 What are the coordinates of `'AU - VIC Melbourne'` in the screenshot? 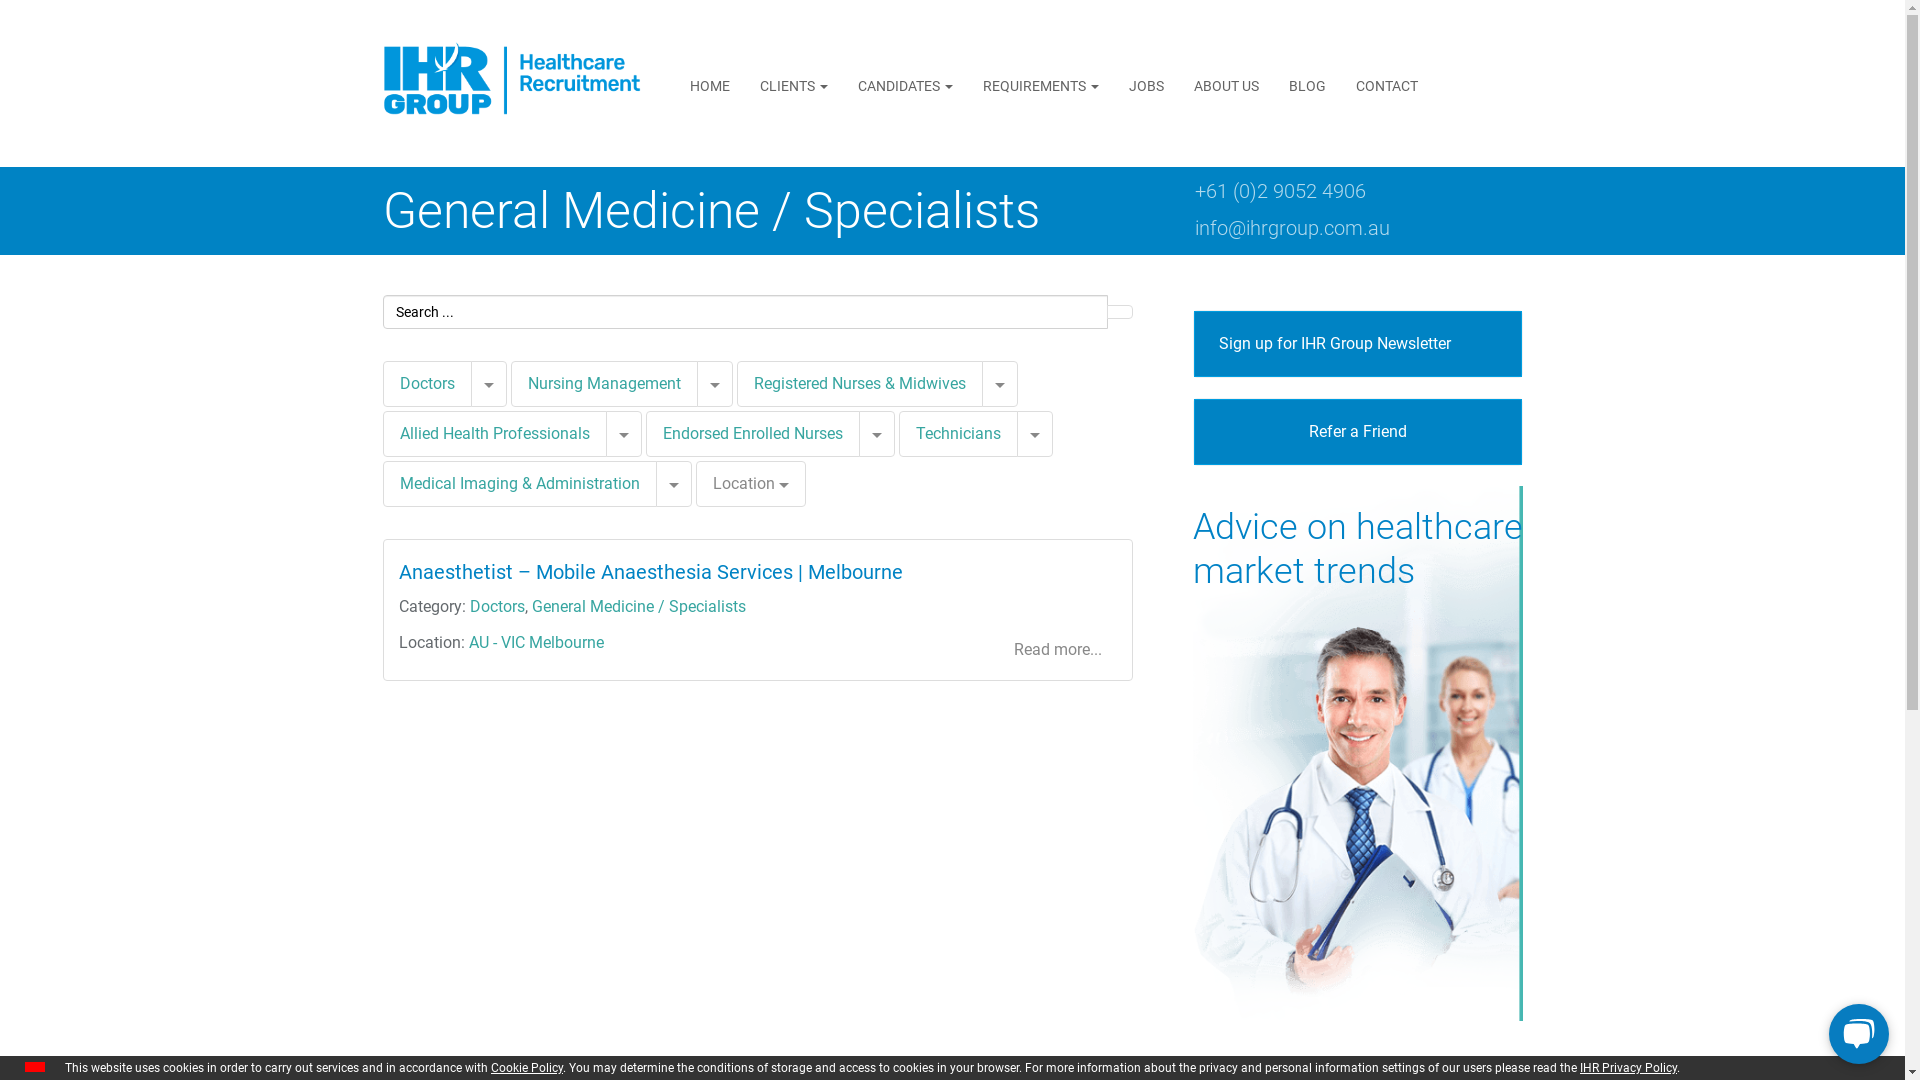 It's located at (535, 642).